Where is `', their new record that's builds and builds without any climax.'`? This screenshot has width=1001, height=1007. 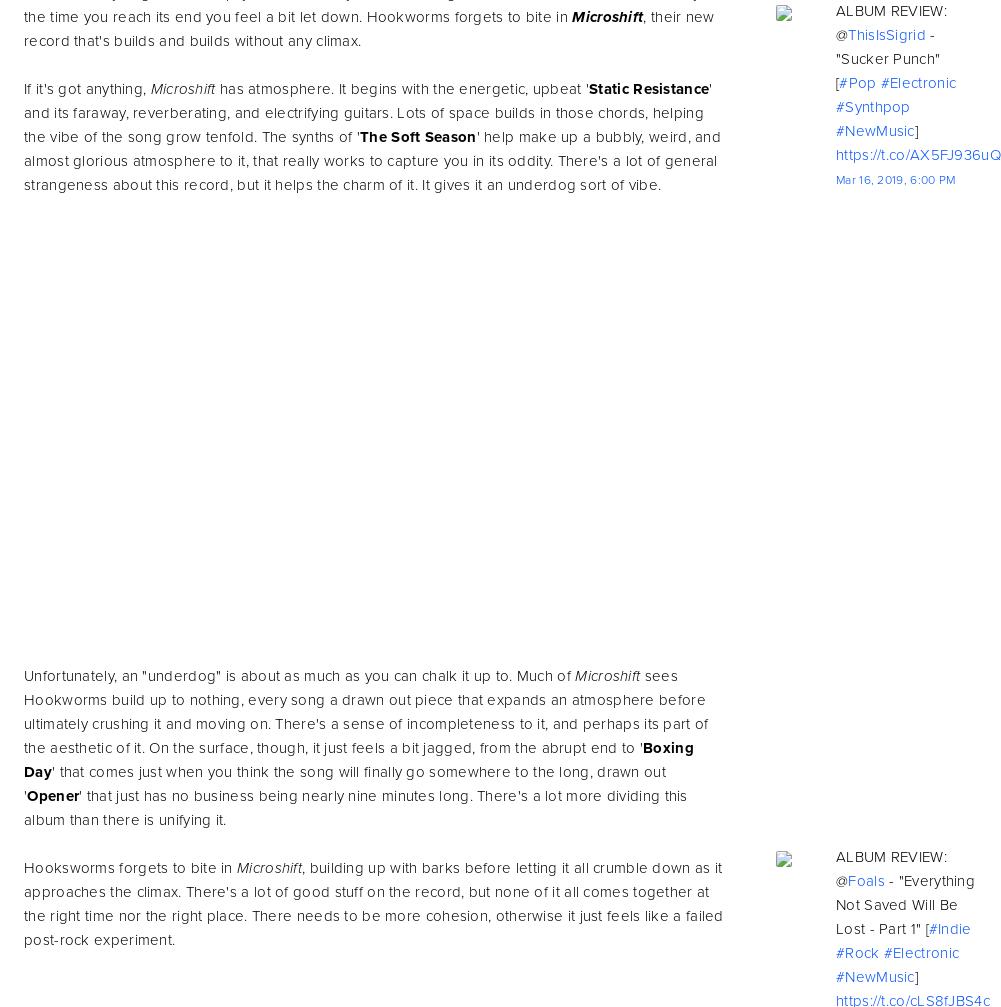
', their new record that's builds and builds without any climax.' is located at coordinates (367, 27).